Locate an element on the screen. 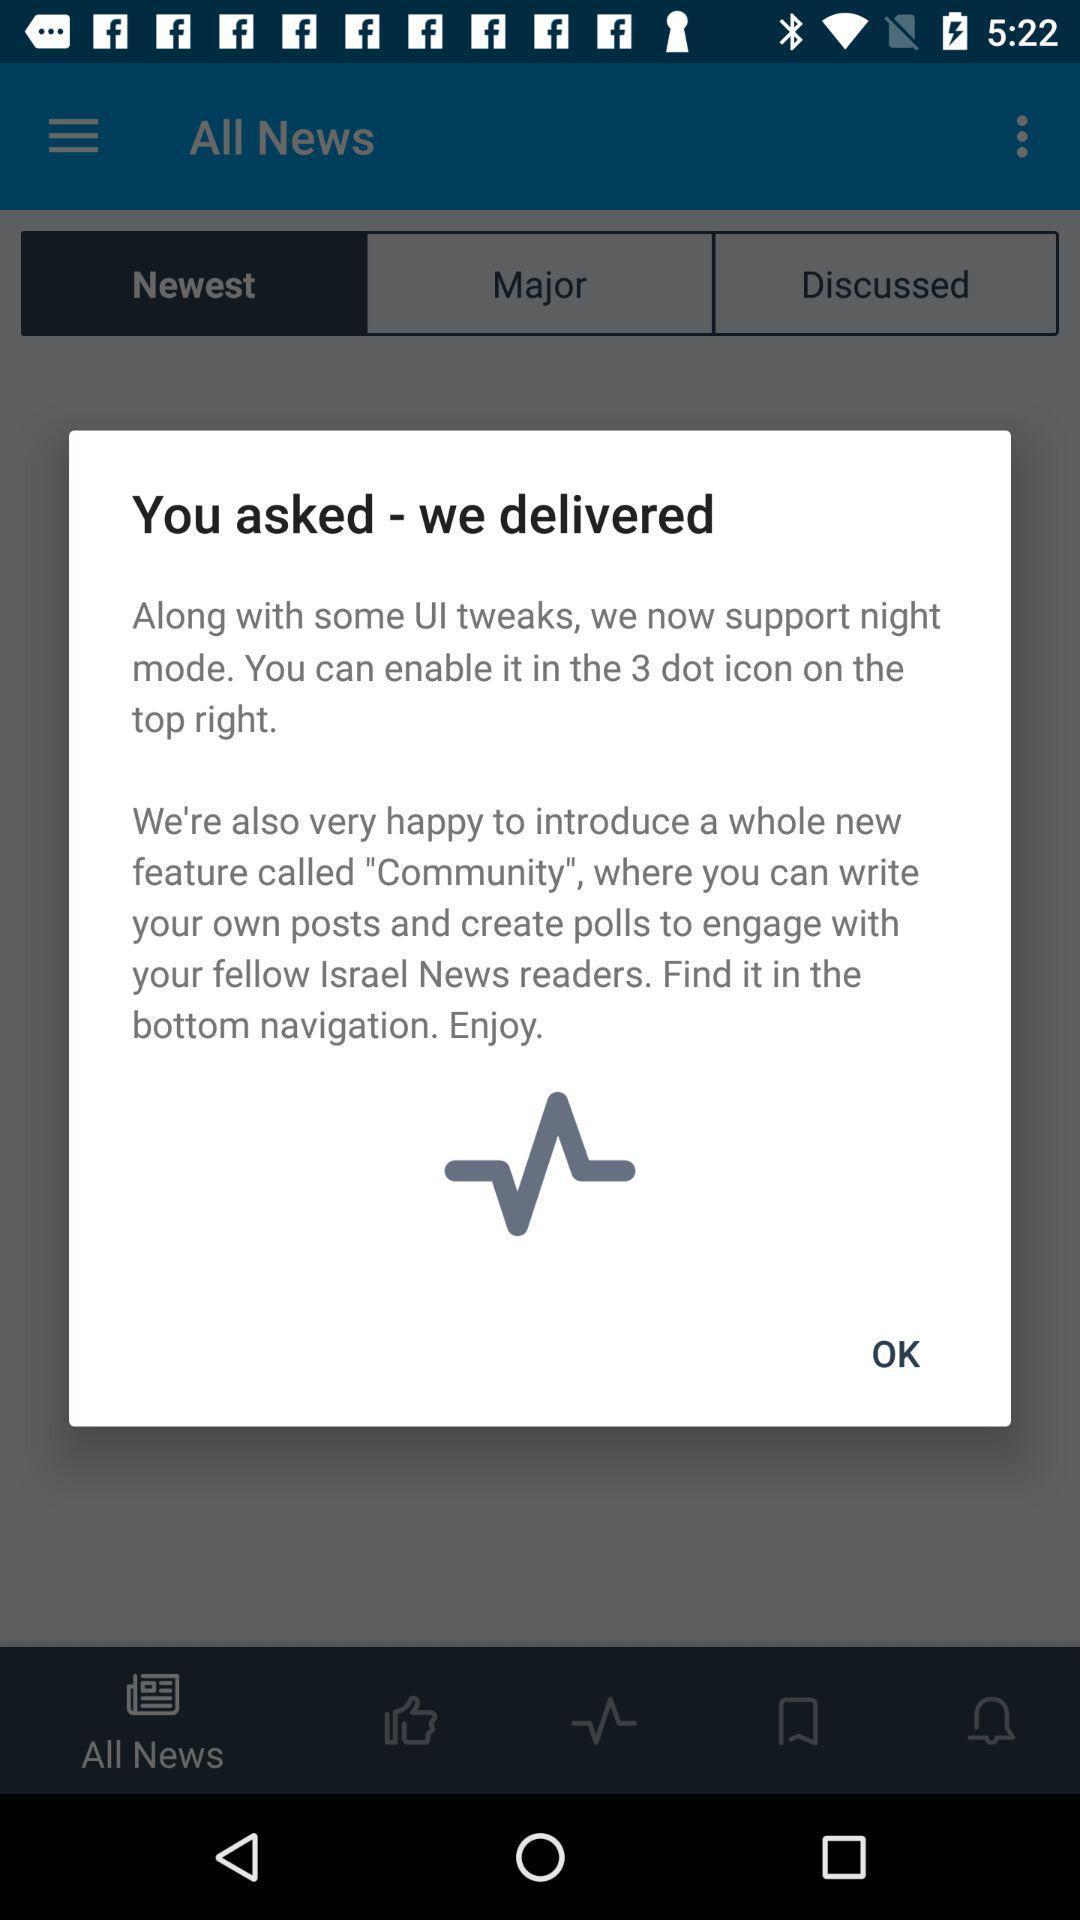 This screenshot has height=1920, width=1080. ok is located at coordinates (894, 1353).